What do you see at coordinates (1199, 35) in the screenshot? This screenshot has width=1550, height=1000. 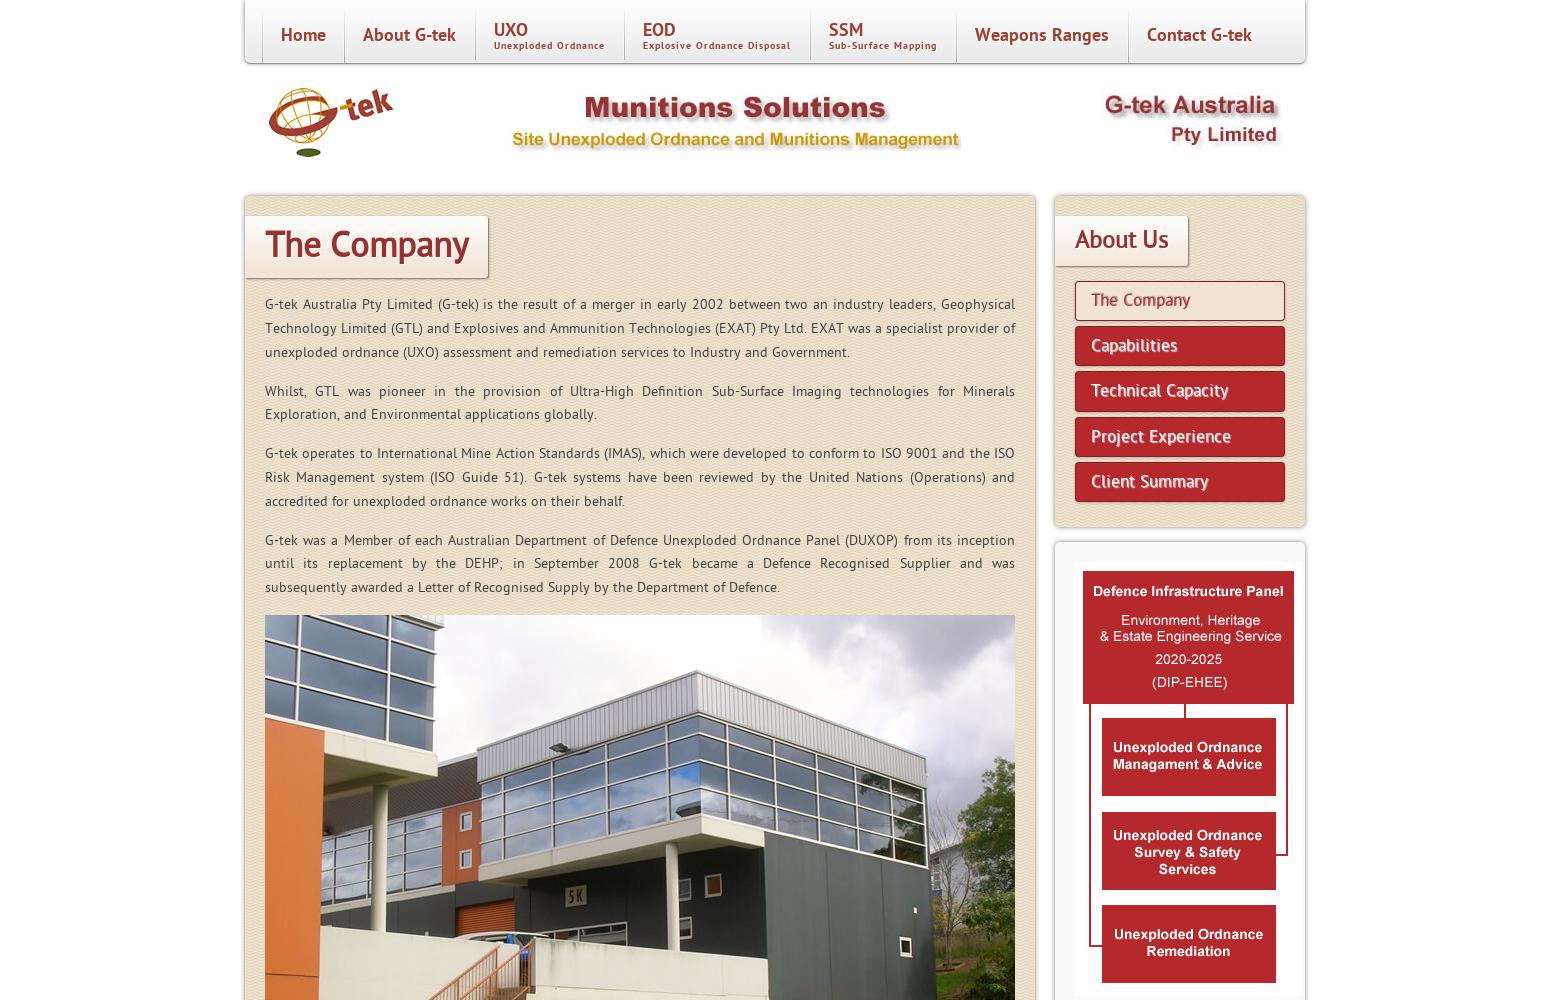 I see `'Contact G-tek'` at bounding box center [1199, 35].